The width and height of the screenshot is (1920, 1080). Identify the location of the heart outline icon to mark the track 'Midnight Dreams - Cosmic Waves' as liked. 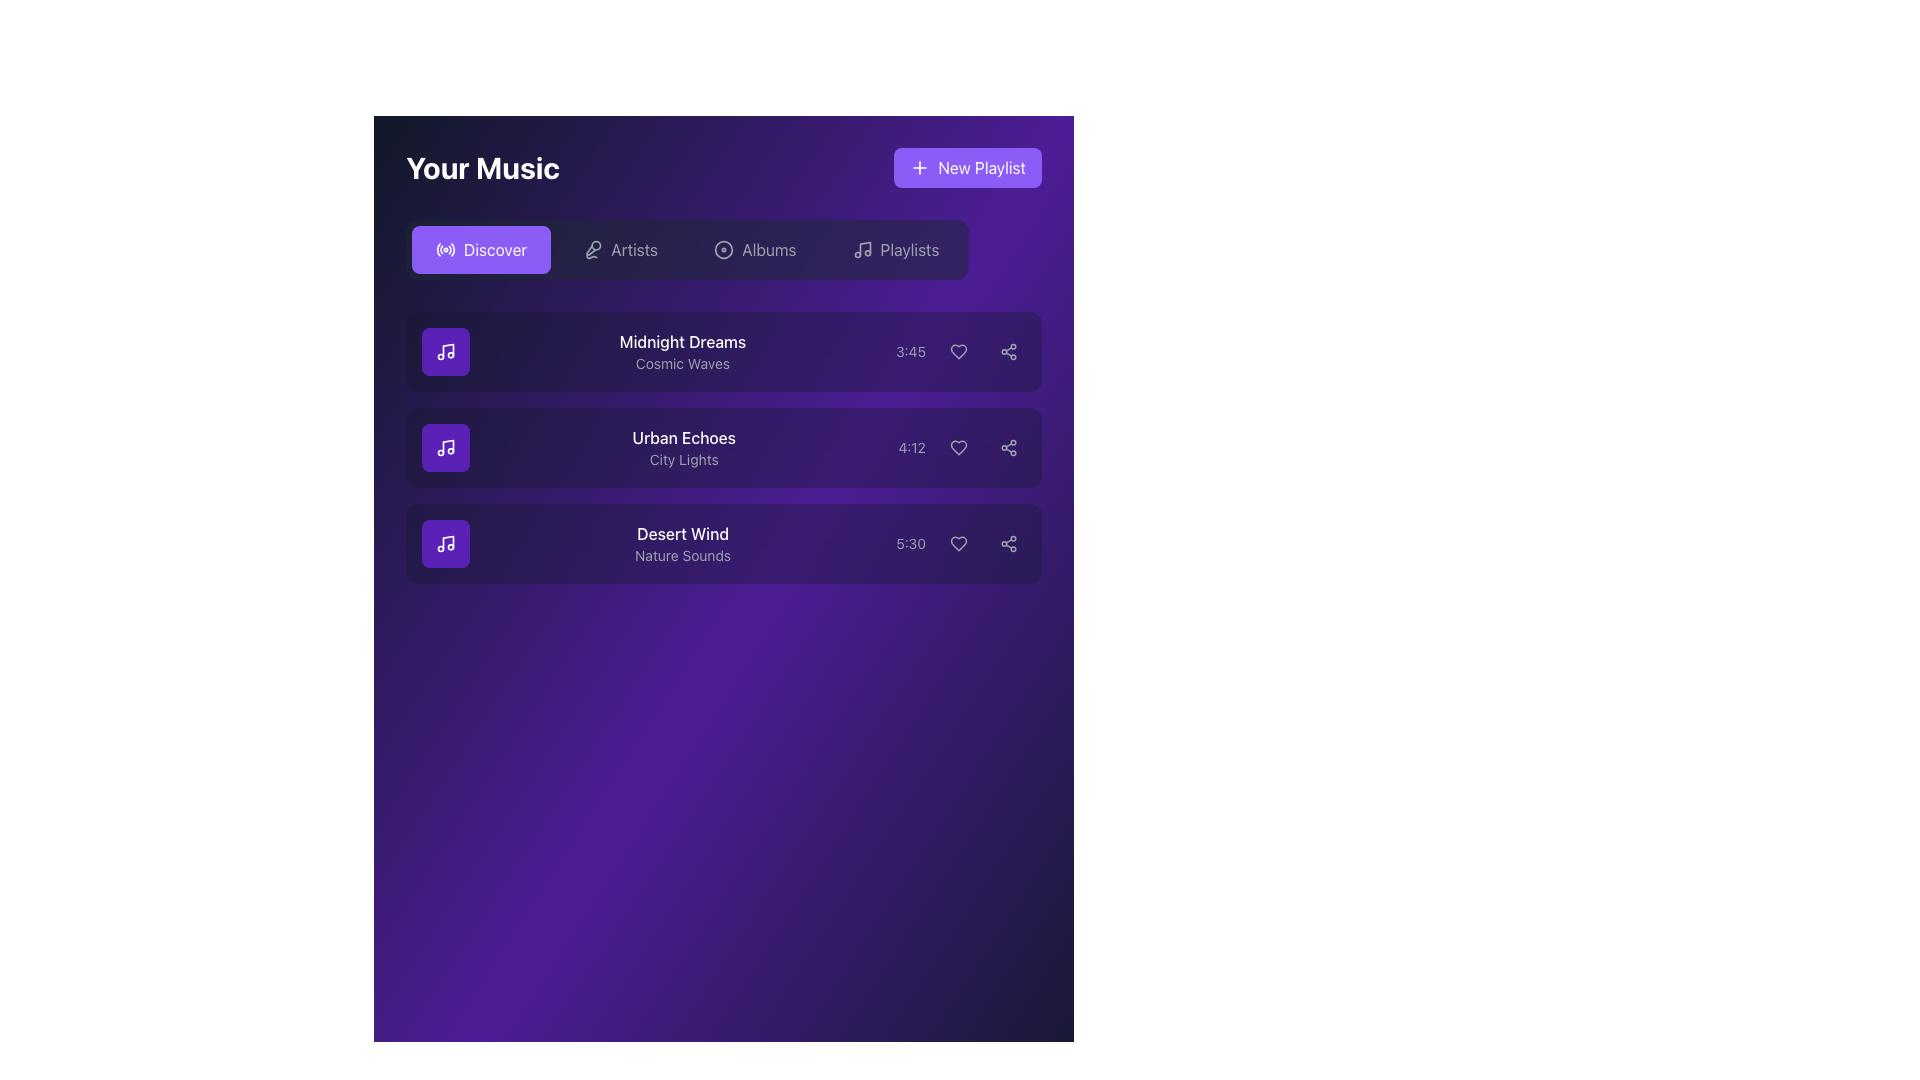
(958, 350).